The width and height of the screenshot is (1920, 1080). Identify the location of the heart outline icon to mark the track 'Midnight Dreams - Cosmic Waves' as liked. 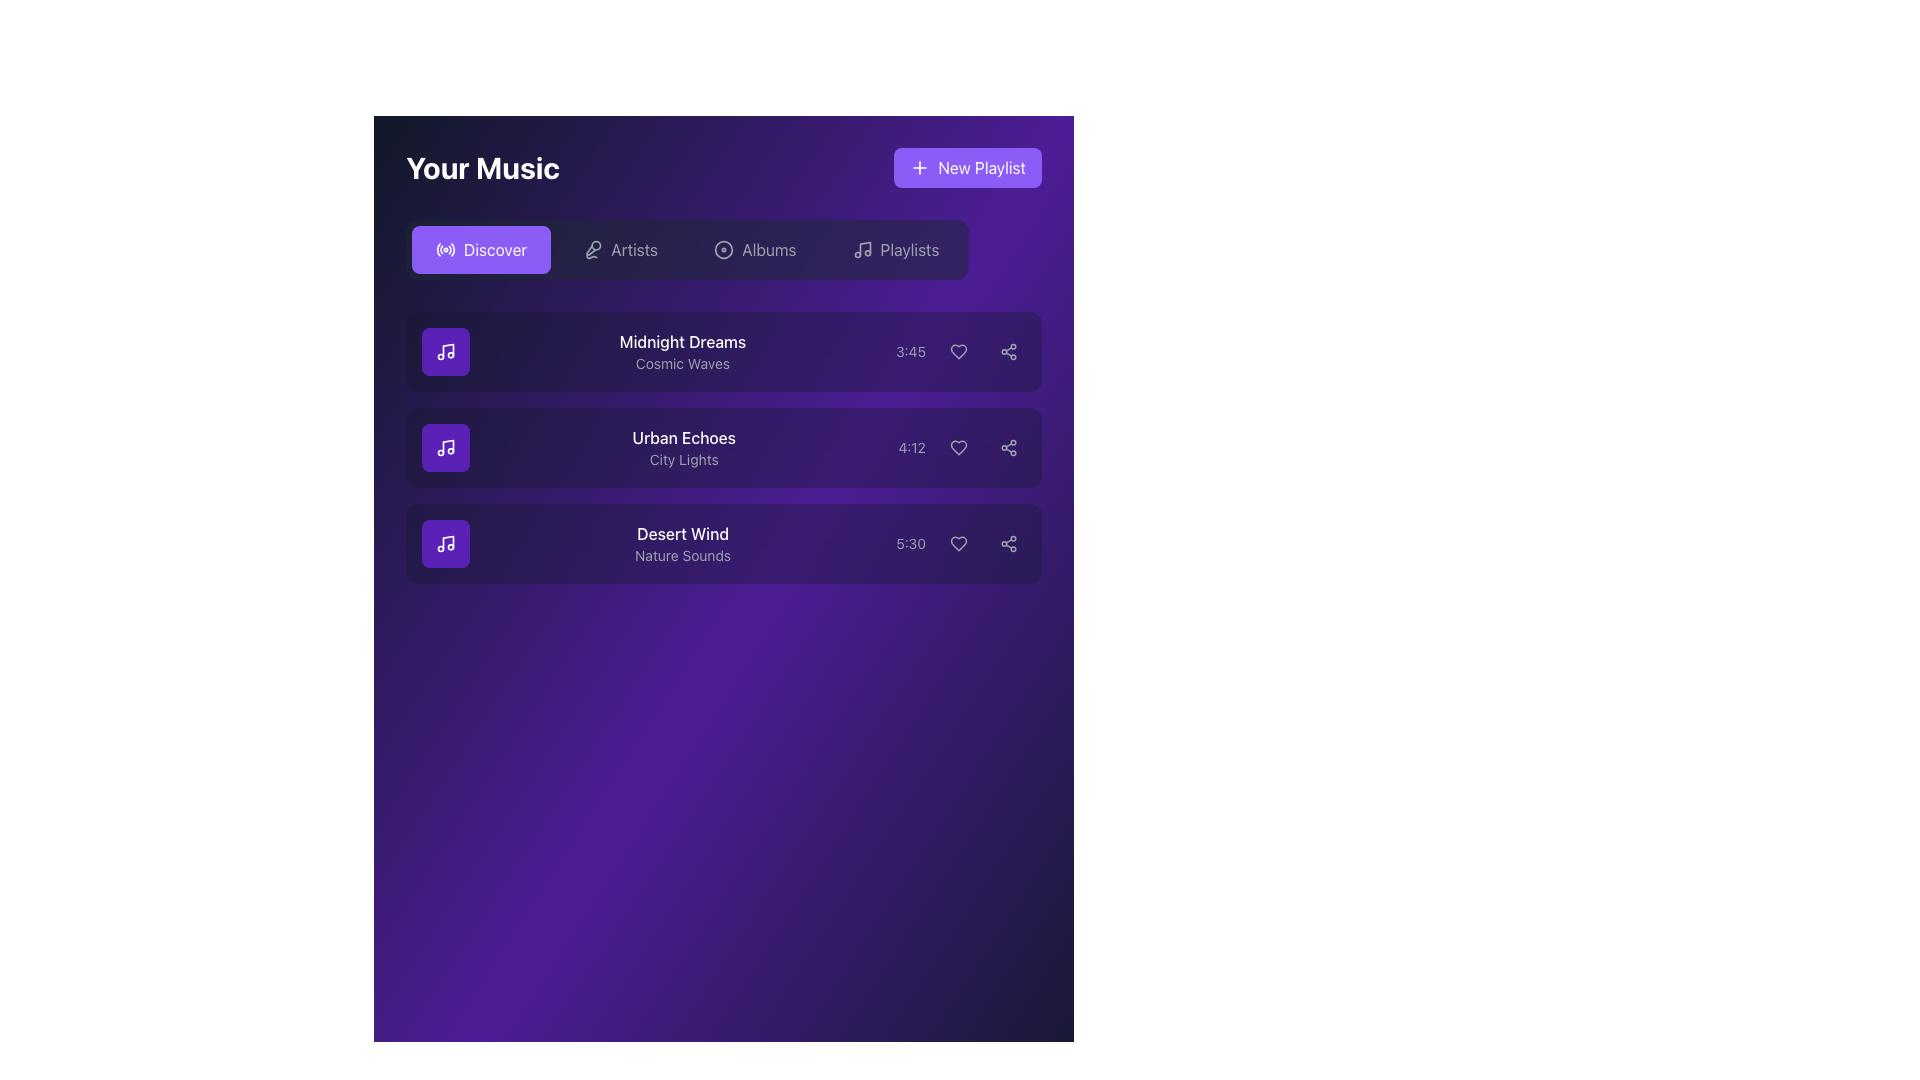
(958, 350).